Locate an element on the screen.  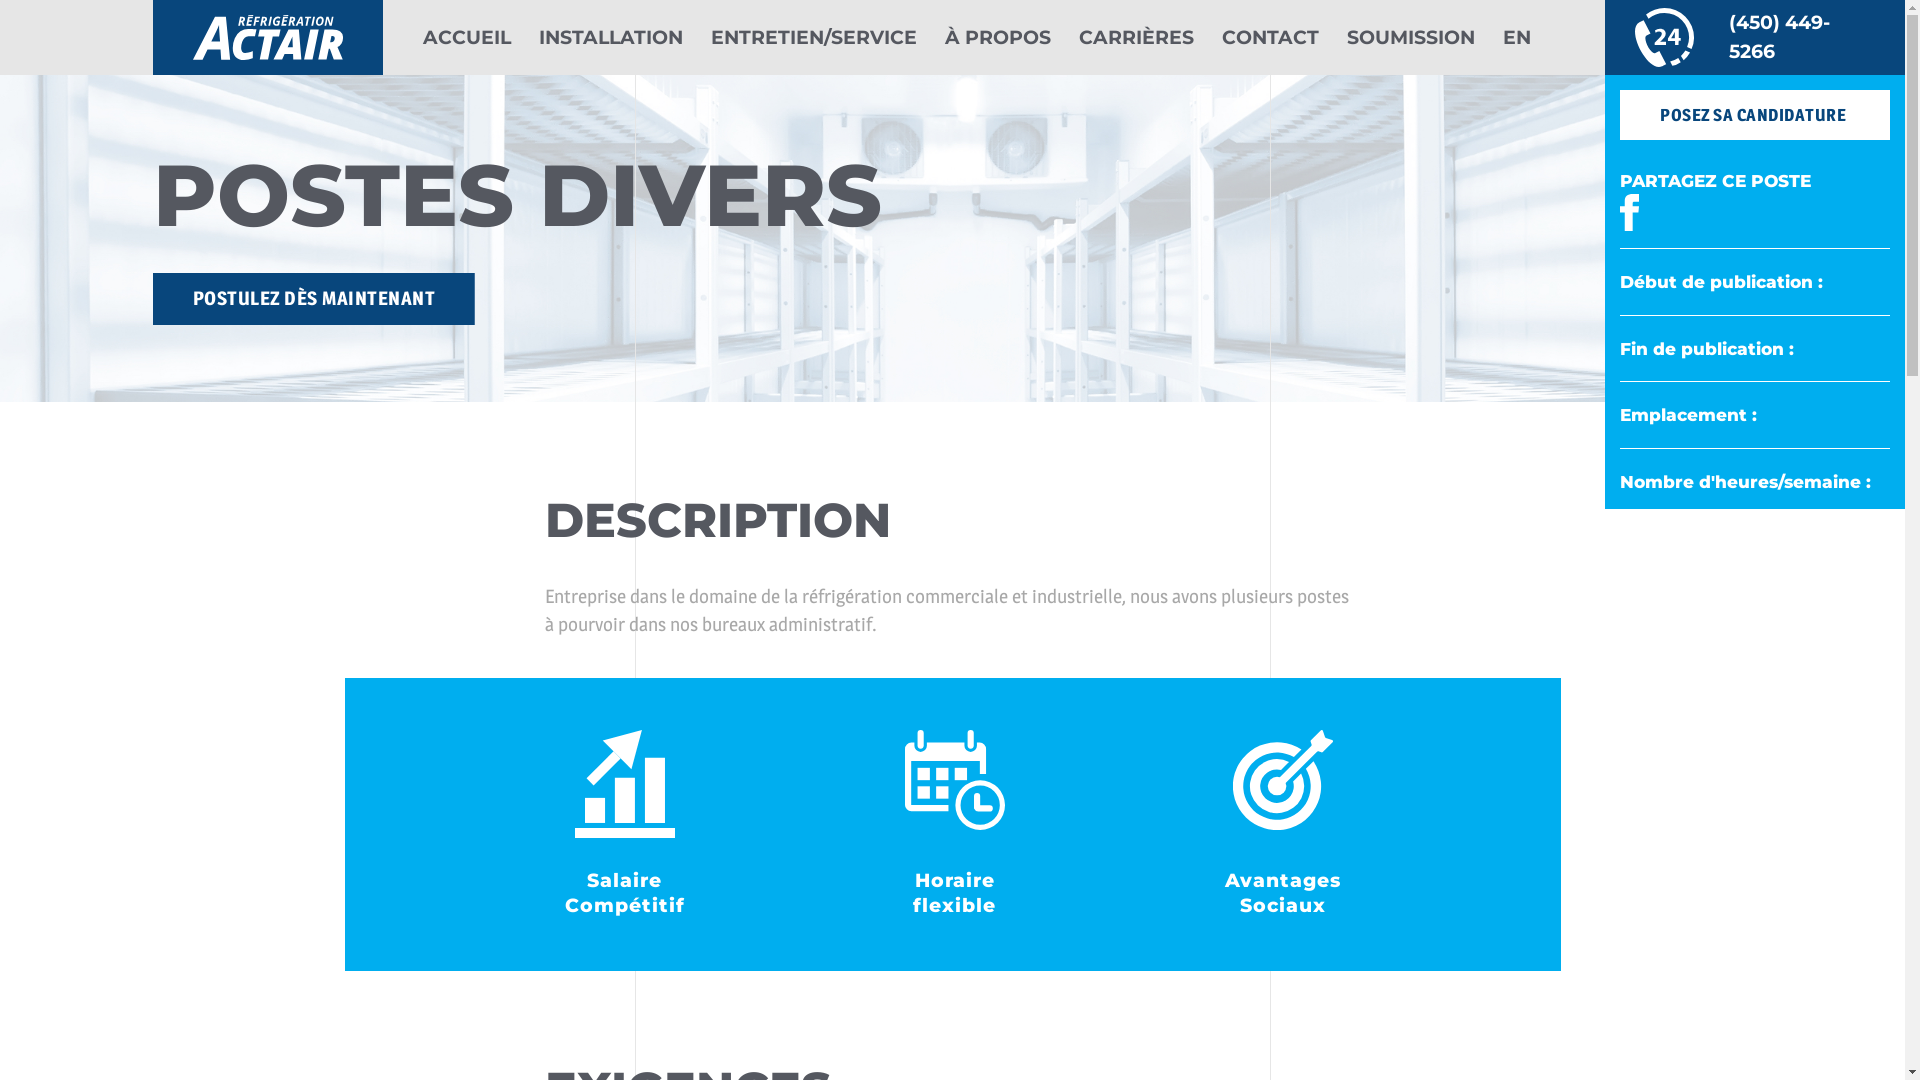
'SOUMISSION' is located at coordinates (1345, 37).